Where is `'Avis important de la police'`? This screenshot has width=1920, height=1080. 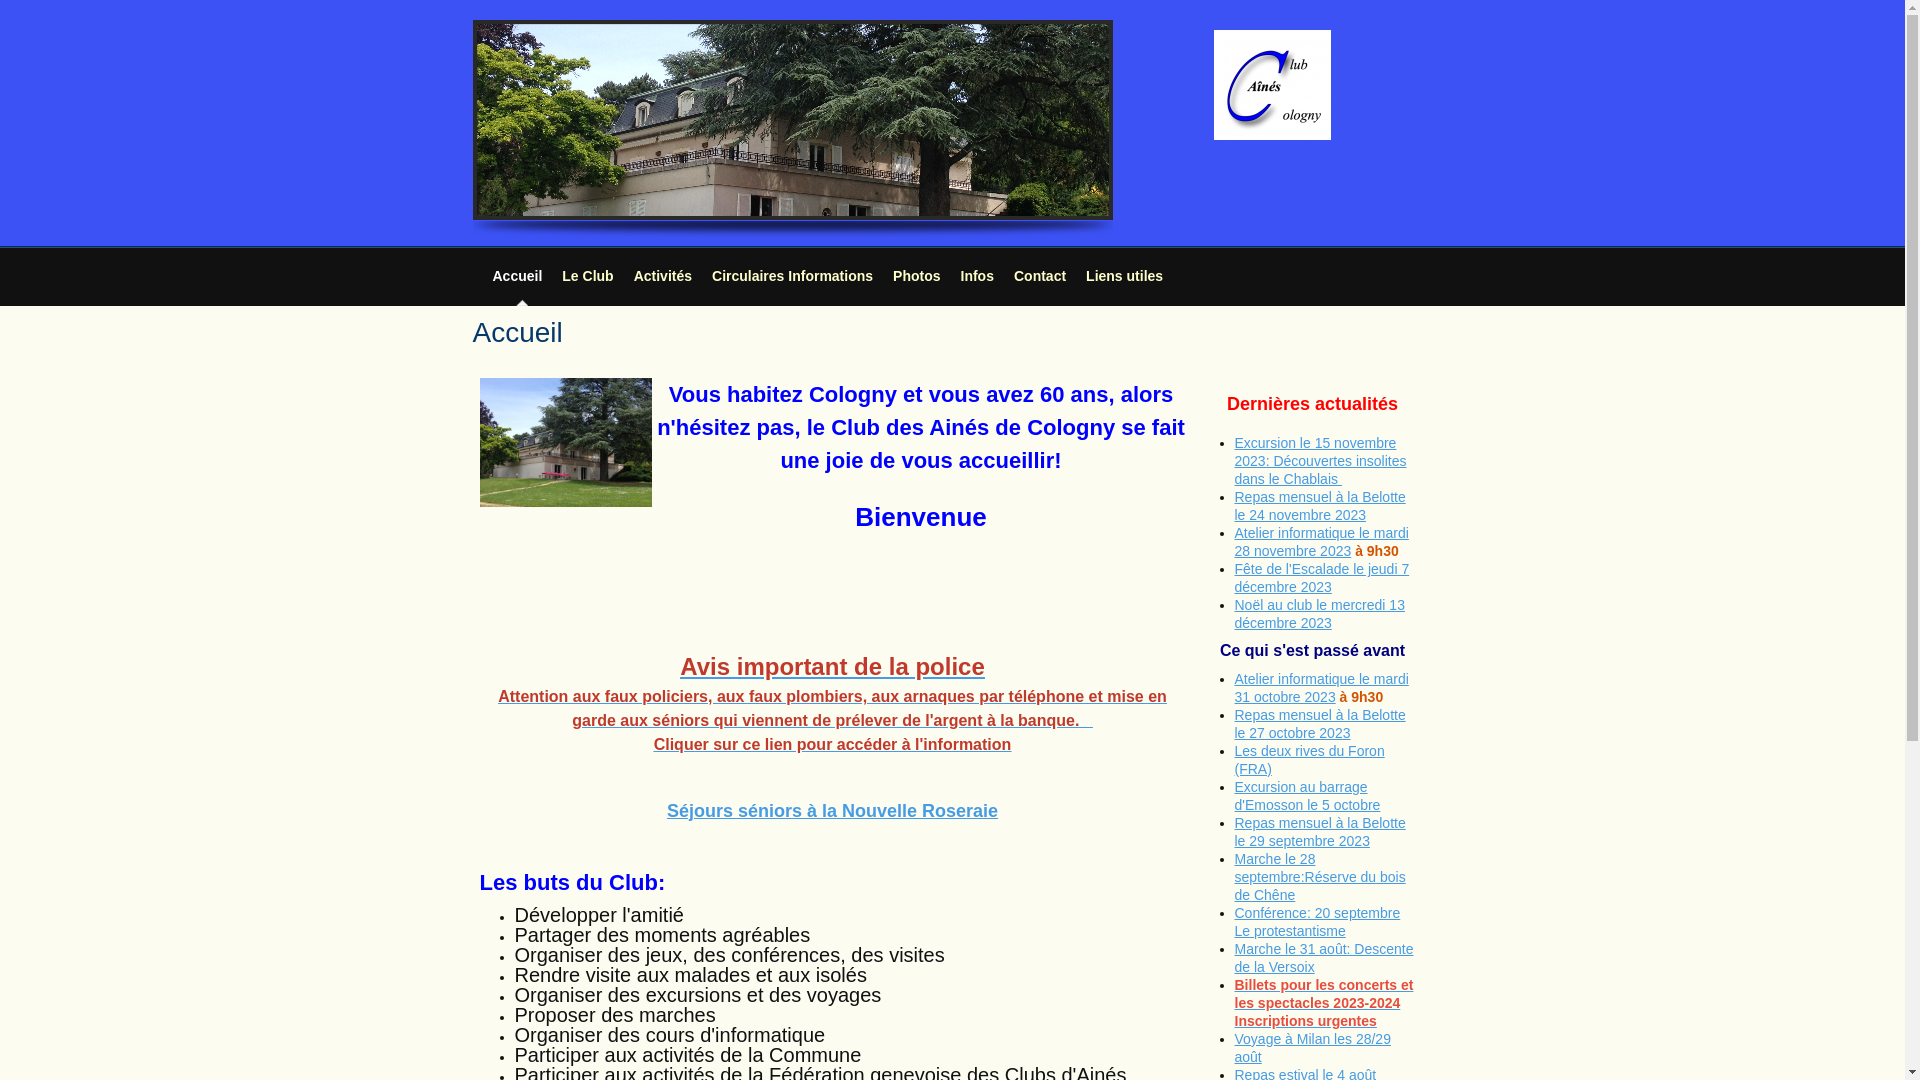
'Avis important de la police' is located at coordinates (832, 666).